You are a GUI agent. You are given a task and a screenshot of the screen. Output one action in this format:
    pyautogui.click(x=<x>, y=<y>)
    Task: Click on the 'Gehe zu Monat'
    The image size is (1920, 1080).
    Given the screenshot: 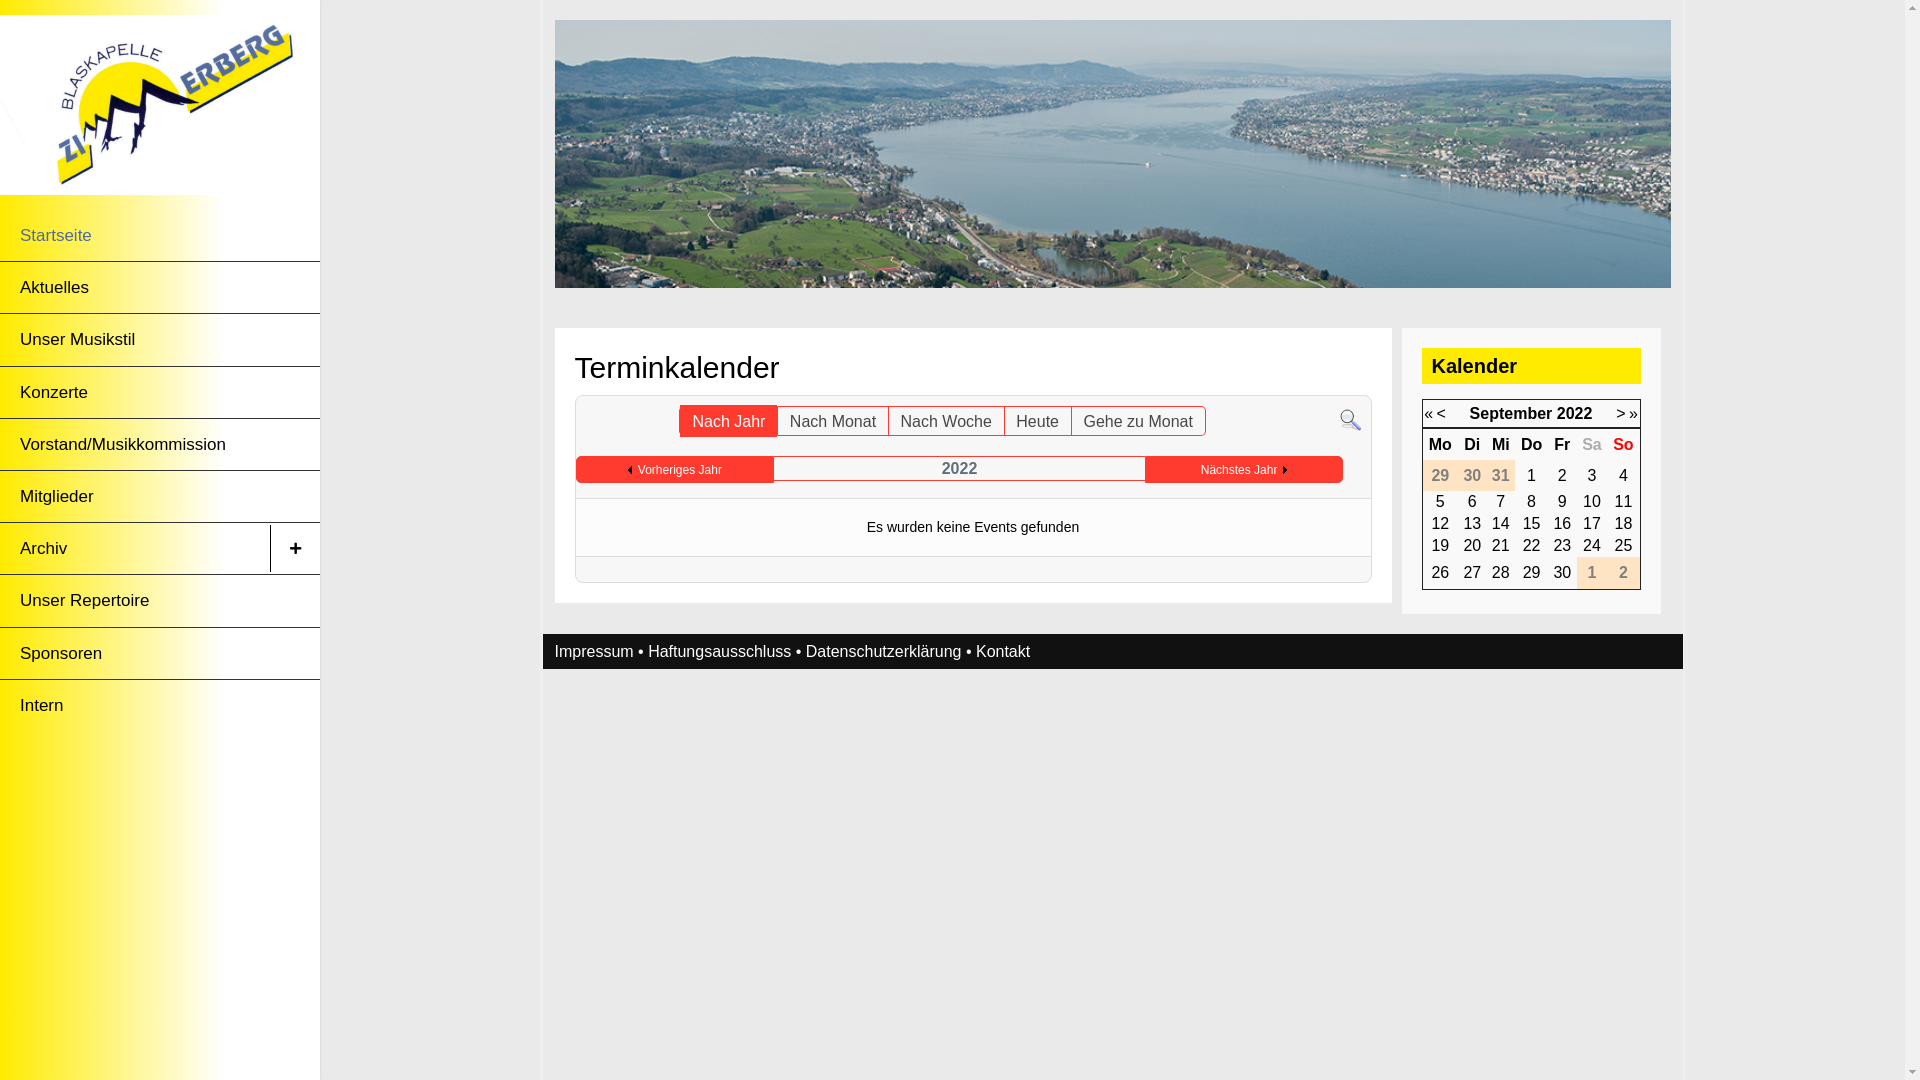 What is the action you would take?
    pyautogui.click(x=1137, y=419)
    